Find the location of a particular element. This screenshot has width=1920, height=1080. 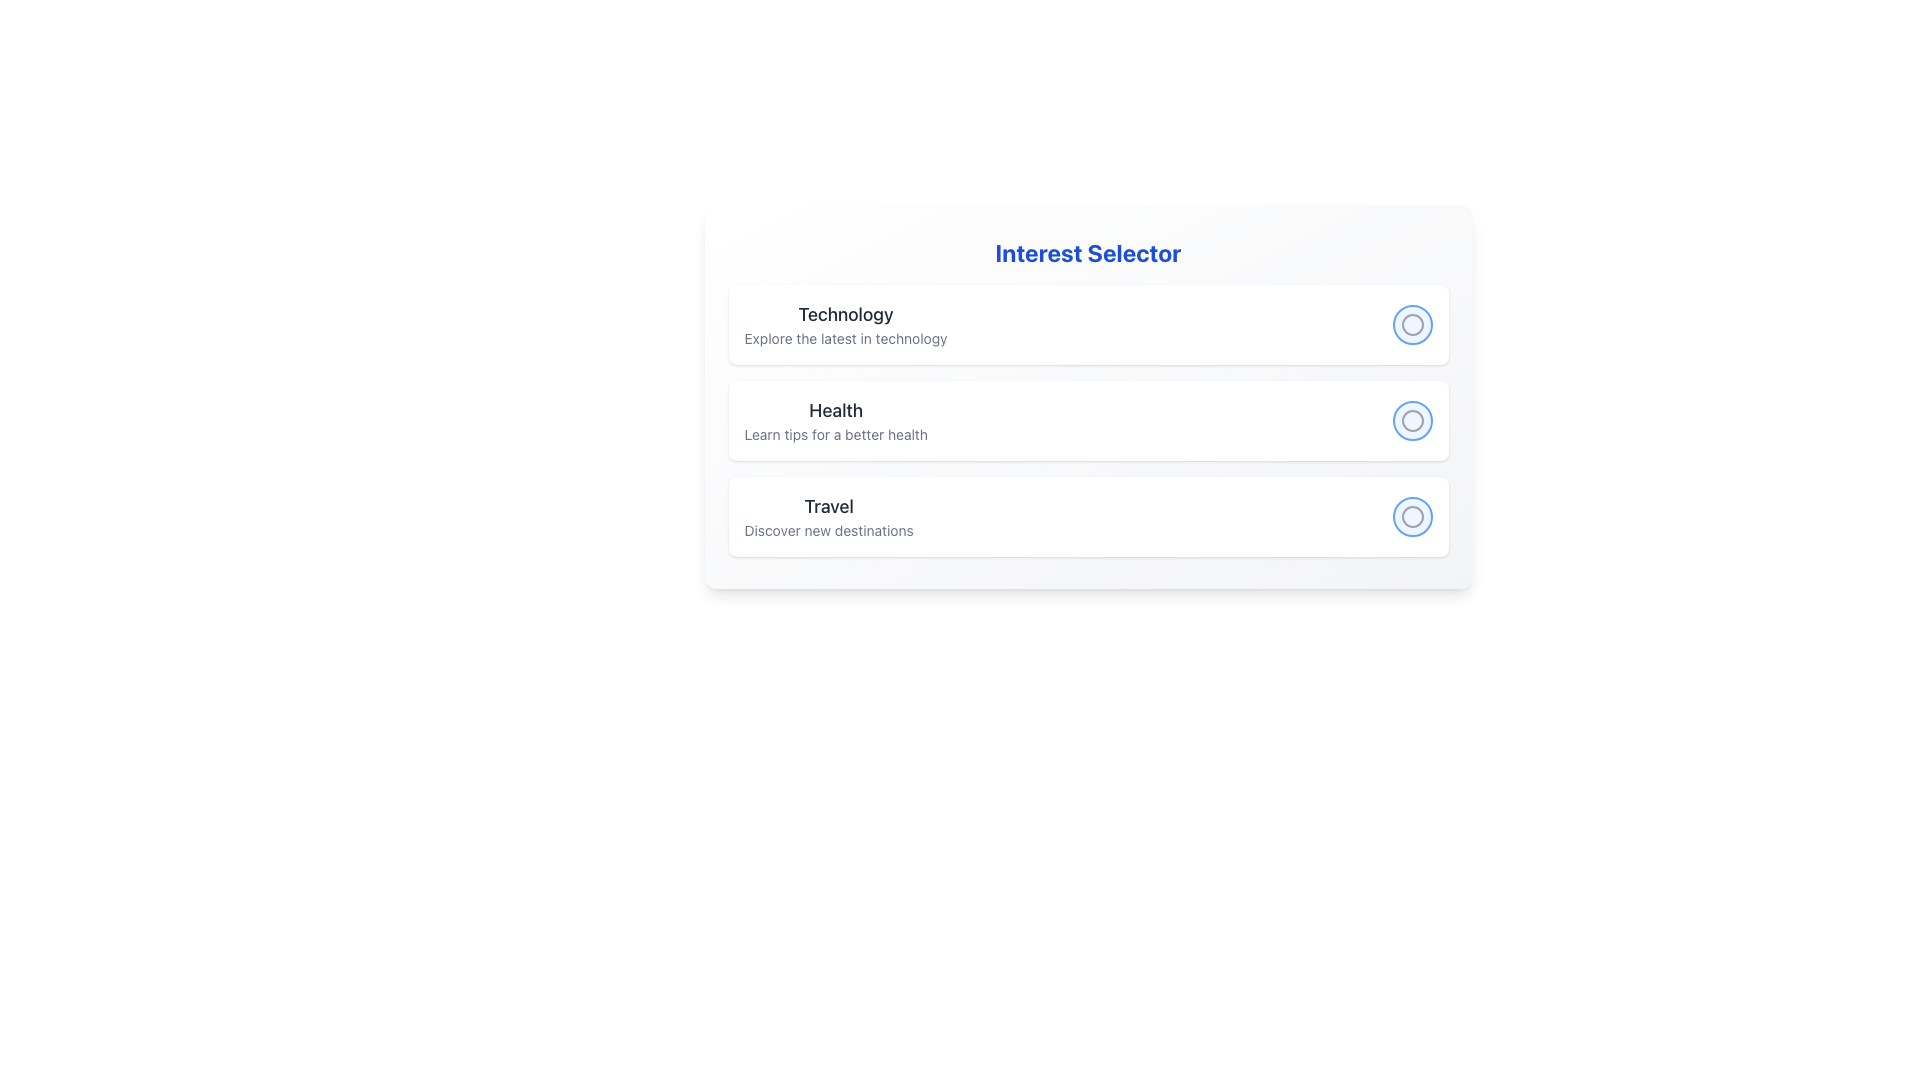

text label that says 'Discover new destinations', which is styled in gray and positioned beneath the 'Travel' heading in the vertical list of options is located at coordinates (829, 530).